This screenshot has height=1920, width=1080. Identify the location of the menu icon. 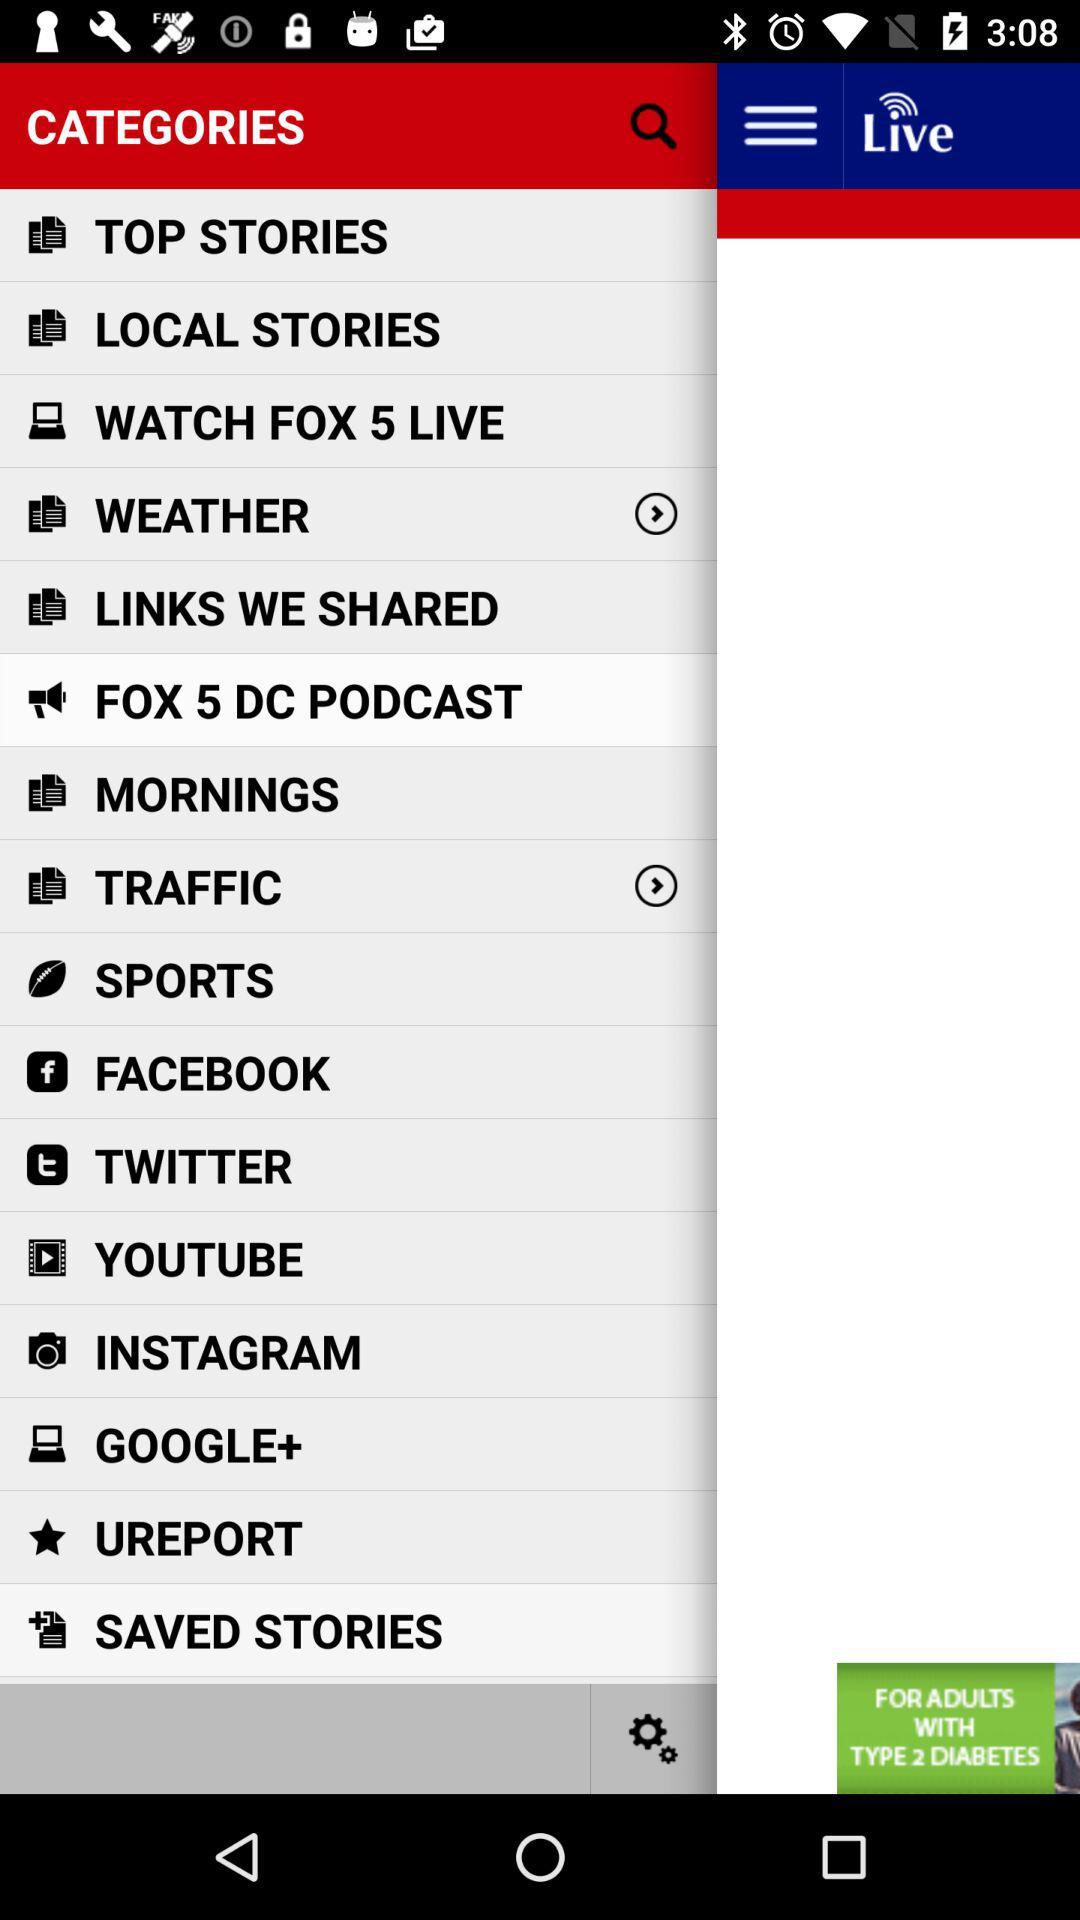
(778, 124).